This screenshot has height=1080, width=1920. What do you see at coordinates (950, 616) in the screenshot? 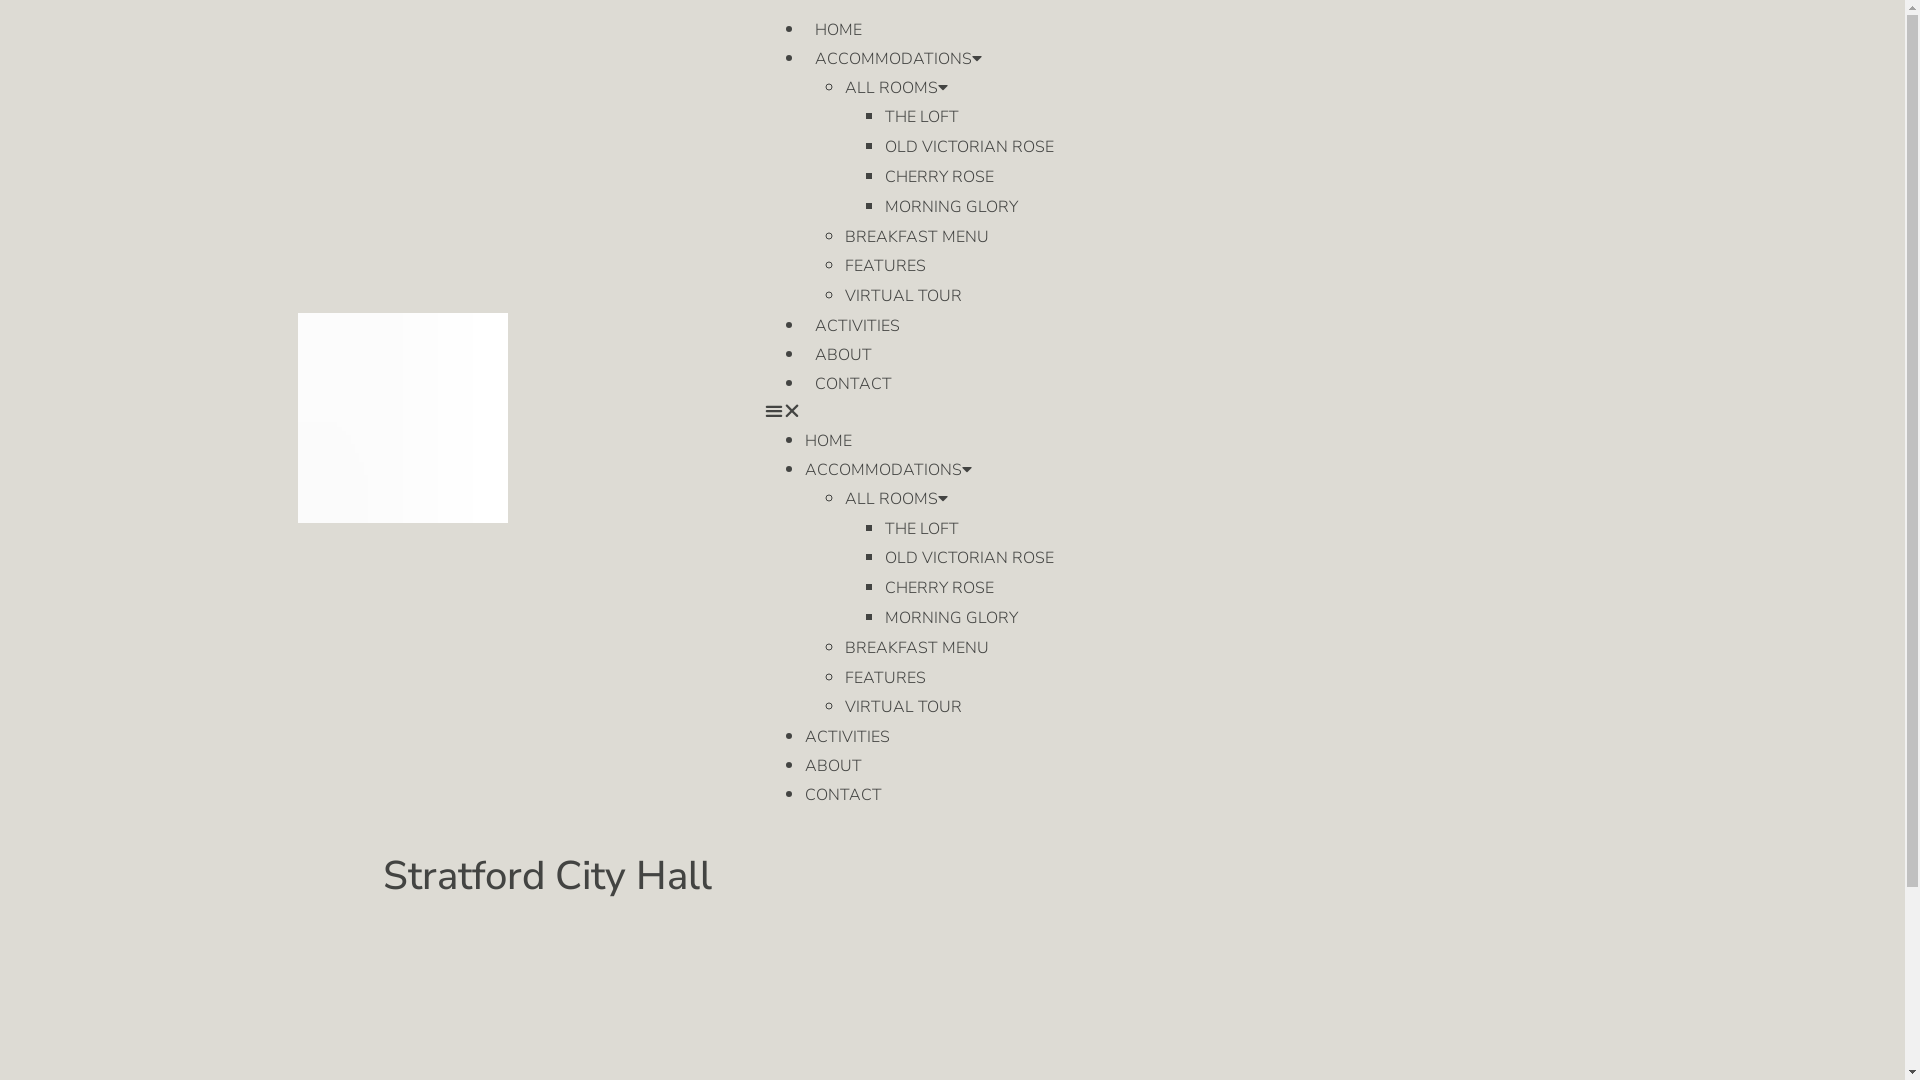
I see `'MORNING GLORY'` at bounding box center [950, 616].